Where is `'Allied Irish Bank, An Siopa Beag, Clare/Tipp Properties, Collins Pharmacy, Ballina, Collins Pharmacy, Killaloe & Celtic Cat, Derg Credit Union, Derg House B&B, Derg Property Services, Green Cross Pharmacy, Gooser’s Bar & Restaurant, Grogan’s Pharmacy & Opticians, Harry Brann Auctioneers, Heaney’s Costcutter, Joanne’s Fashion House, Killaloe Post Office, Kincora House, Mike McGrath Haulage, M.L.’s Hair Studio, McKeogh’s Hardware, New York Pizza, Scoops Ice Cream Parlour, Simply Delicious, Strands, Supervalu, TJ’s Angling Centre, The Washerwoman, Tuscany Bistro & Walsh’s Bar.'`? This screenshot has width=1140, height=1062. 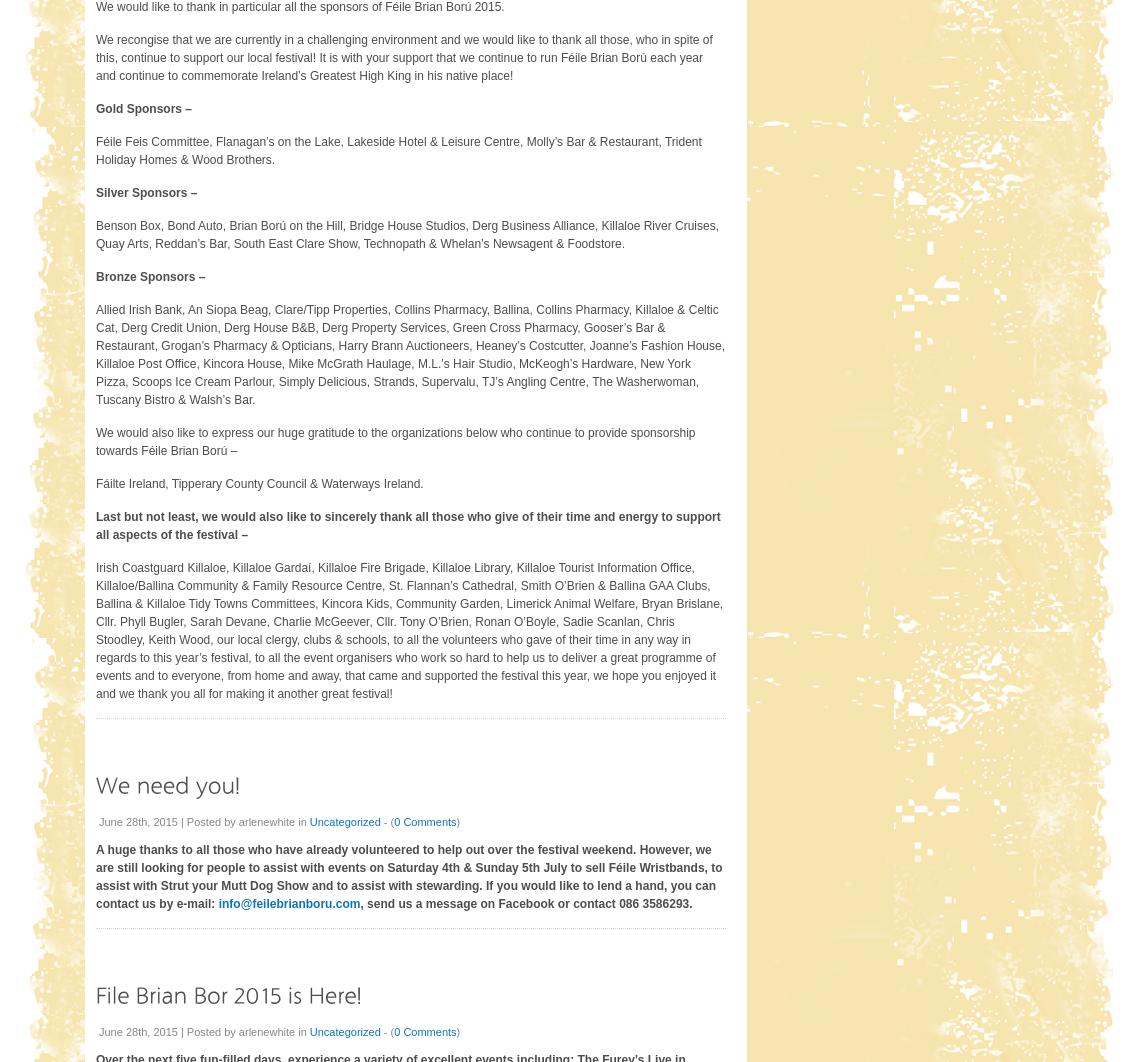
'Allied Irish Bank, An Siopa Beag, Clare/Tipp Properties, Collins Pharmacy, Ballina, Collins Pharmacy, Killaloe & Celtic Cat, Derg Credit Union, Derg House B&B, Derg Property Services, Green Cross Pharmacy, Gooser’s Bar & Restaurant, Grogan’s Pharmacy & Opticians, Harry Brann Auctioneers, Heaney’s Costcutter, Joanne’s Fashion House, Killaloe Post Office, Kincora House, Mike McGrath Haulage, M.L.’s Hair Studio, McKeogh’s Hardware, New York Pizza, Scoops Ice Cream Parlour, Simply Delicious, Strands, Supervalu, TJ’s Angling Centre, The Washerwoman, Tuscany Bistro & Walsh’s Bar.' is located at coordinates (409, 352).